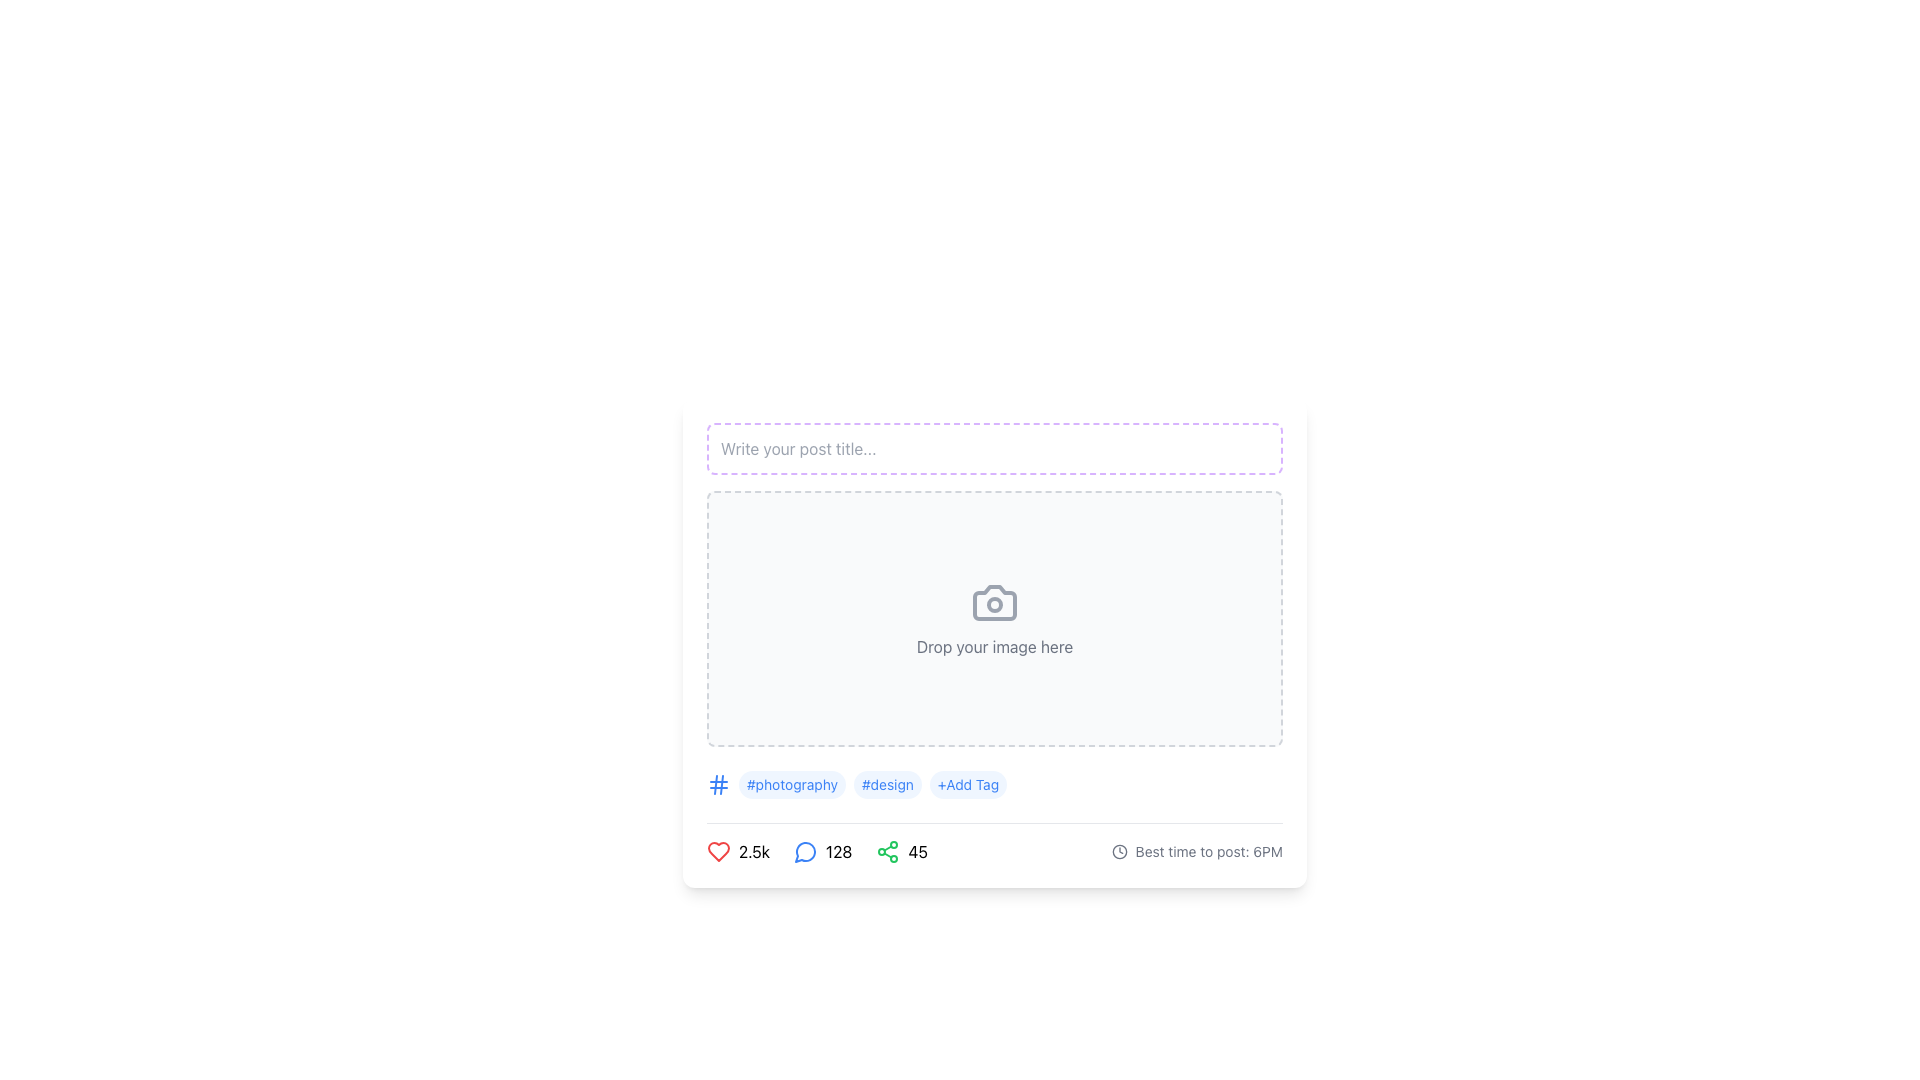  I want to click on the text label displaying the count of interactions, which is positioned to the right of the green share icon in the lower portion of the interface, so click(917, 852).